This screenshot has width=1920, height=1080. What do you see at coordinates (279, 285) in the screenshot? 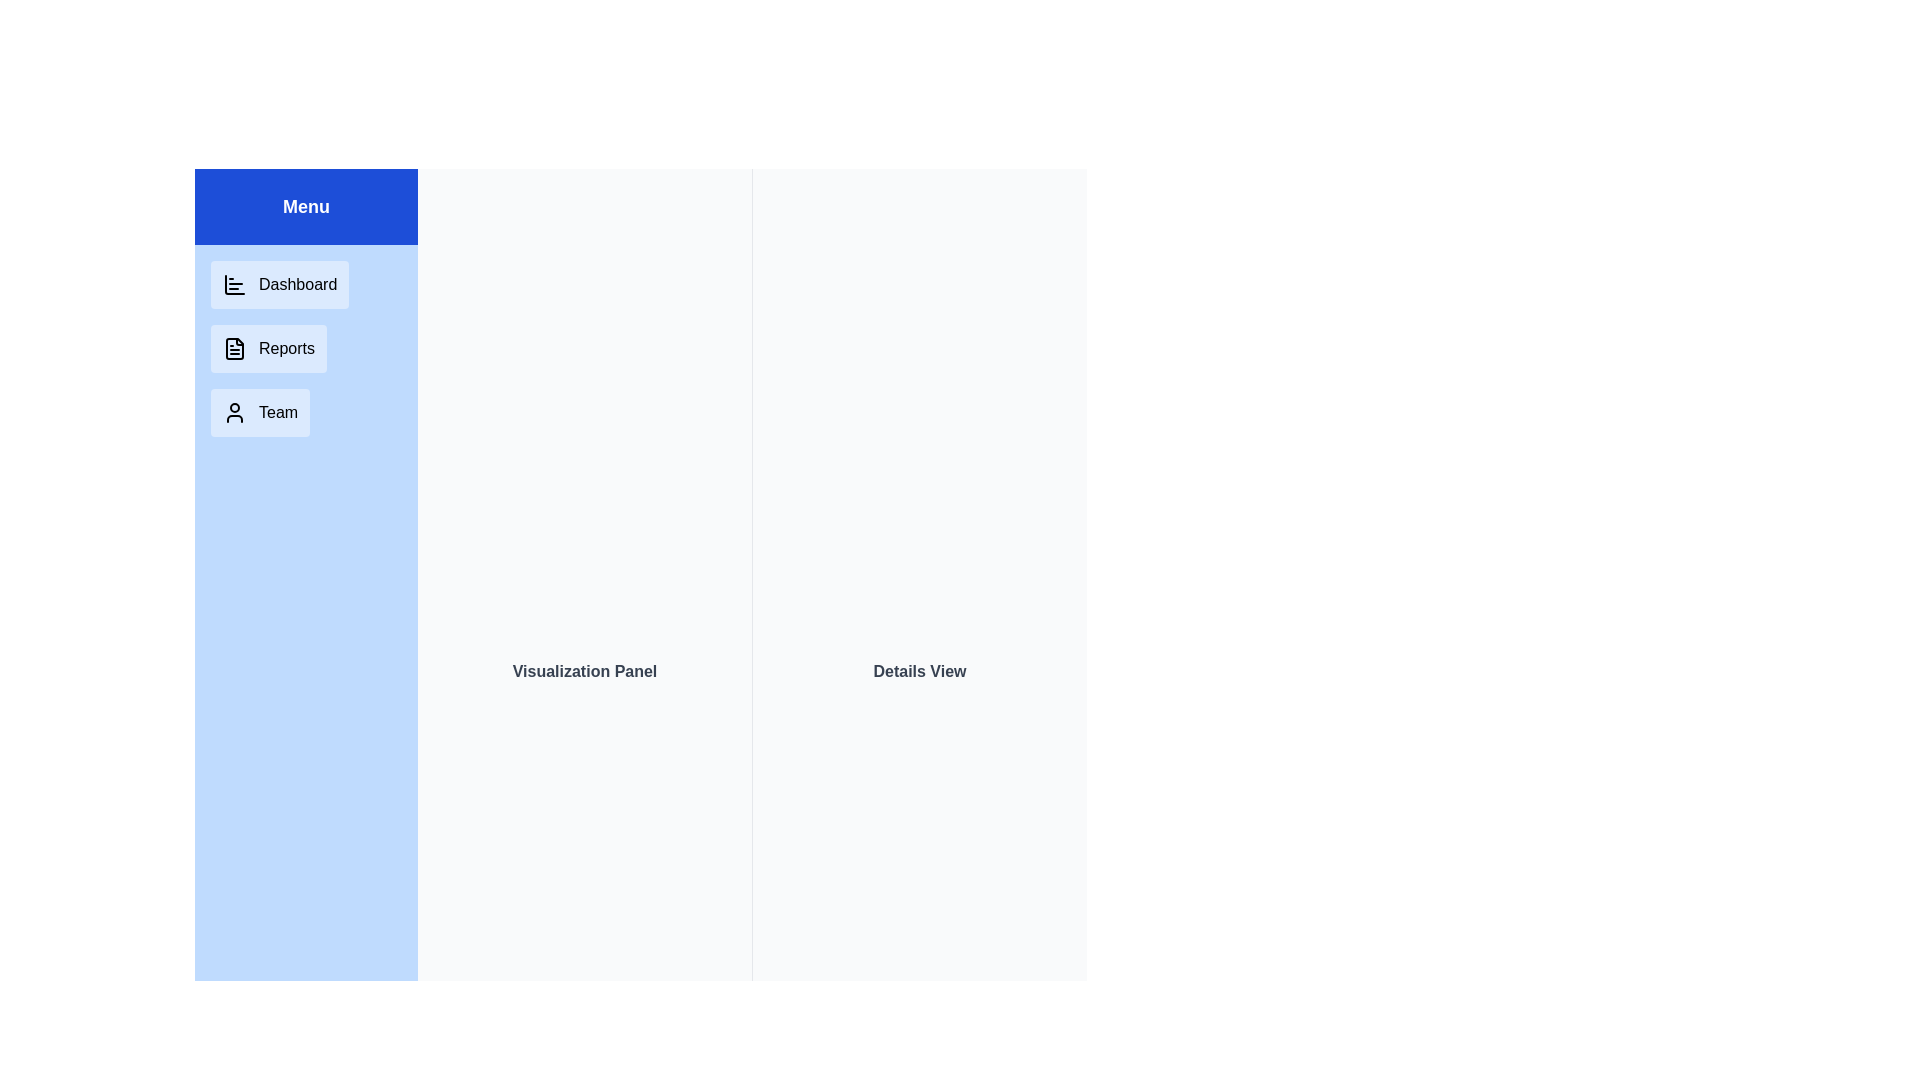
I see `the 'Dashboard' button located in the left-side sidebar, which is the first button in a vertical list and features a bar chart icon on the left and the text 'Dashboard' on the right` at bounding box center [279, 285].